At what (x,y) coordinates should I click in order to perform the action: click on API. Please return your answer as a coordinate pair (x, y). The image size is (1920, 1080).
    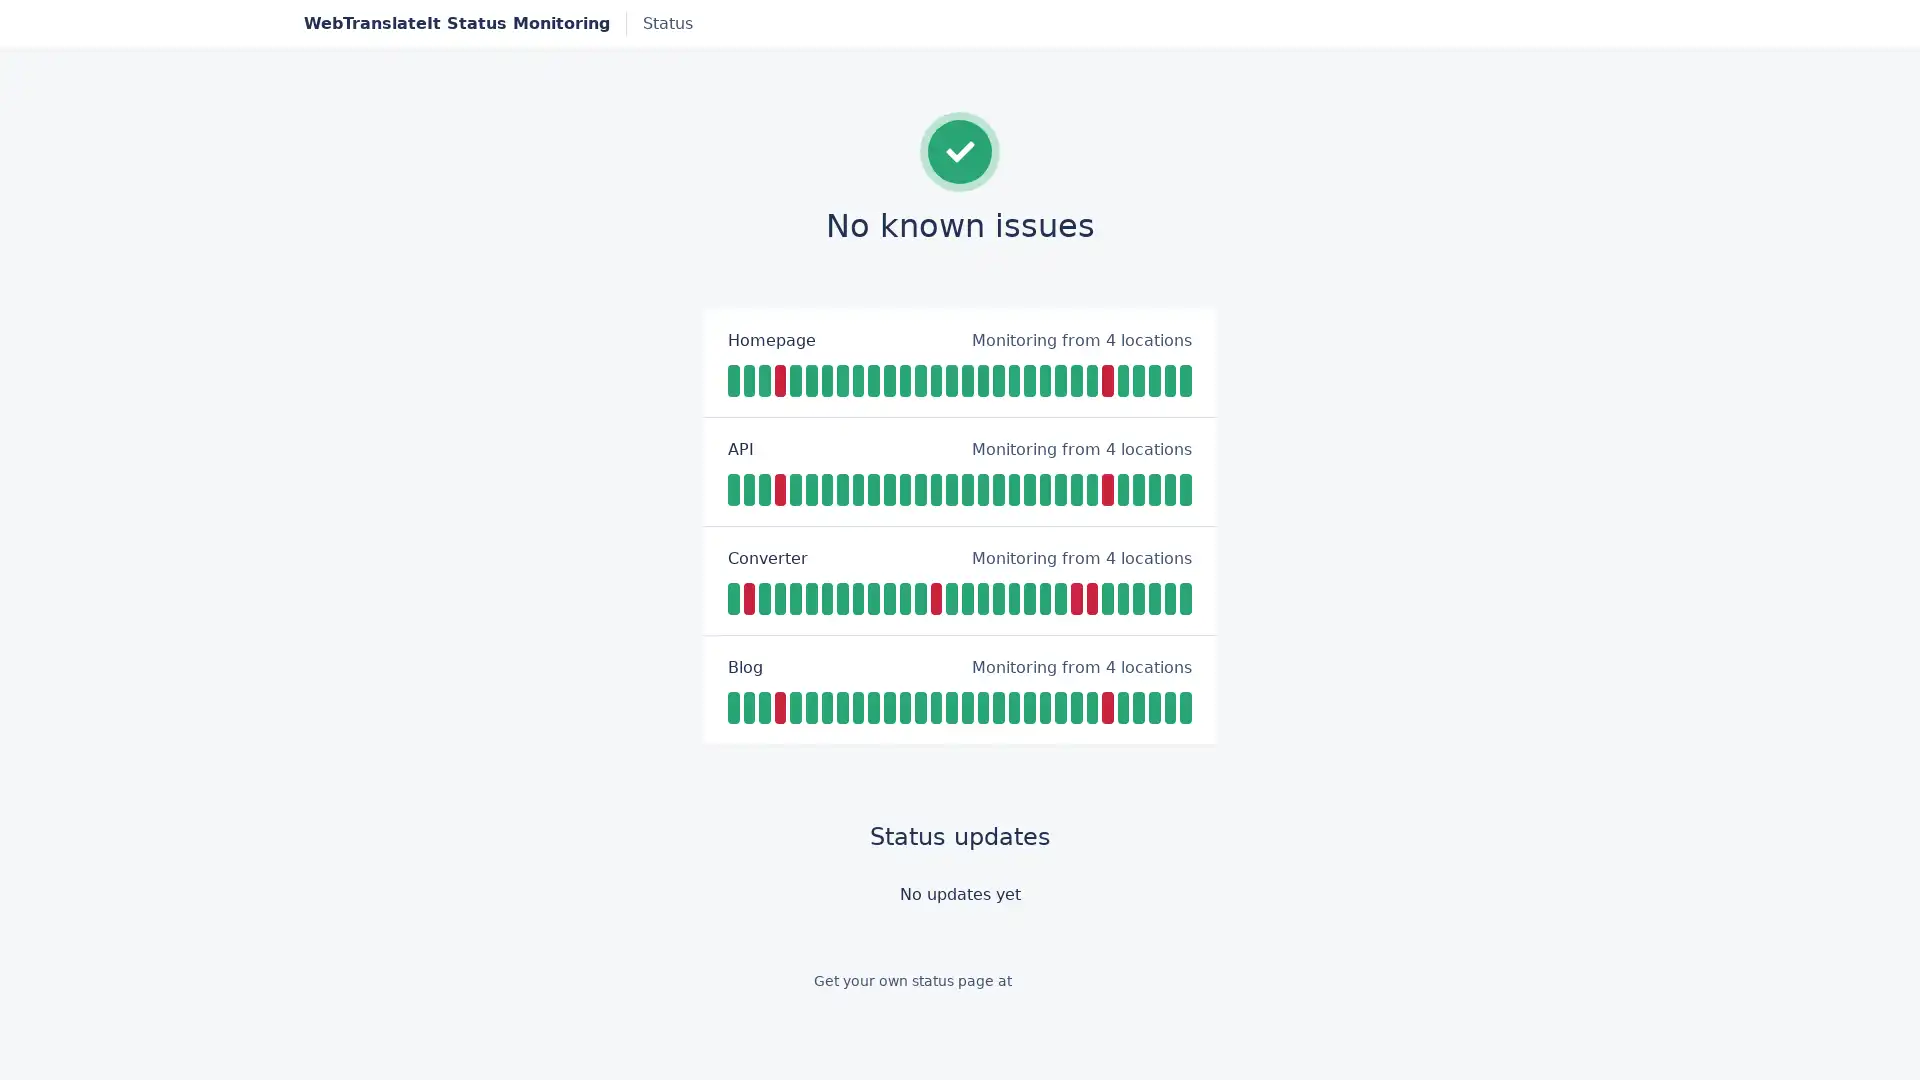
    Looking at the image, I should click on (739, 447).